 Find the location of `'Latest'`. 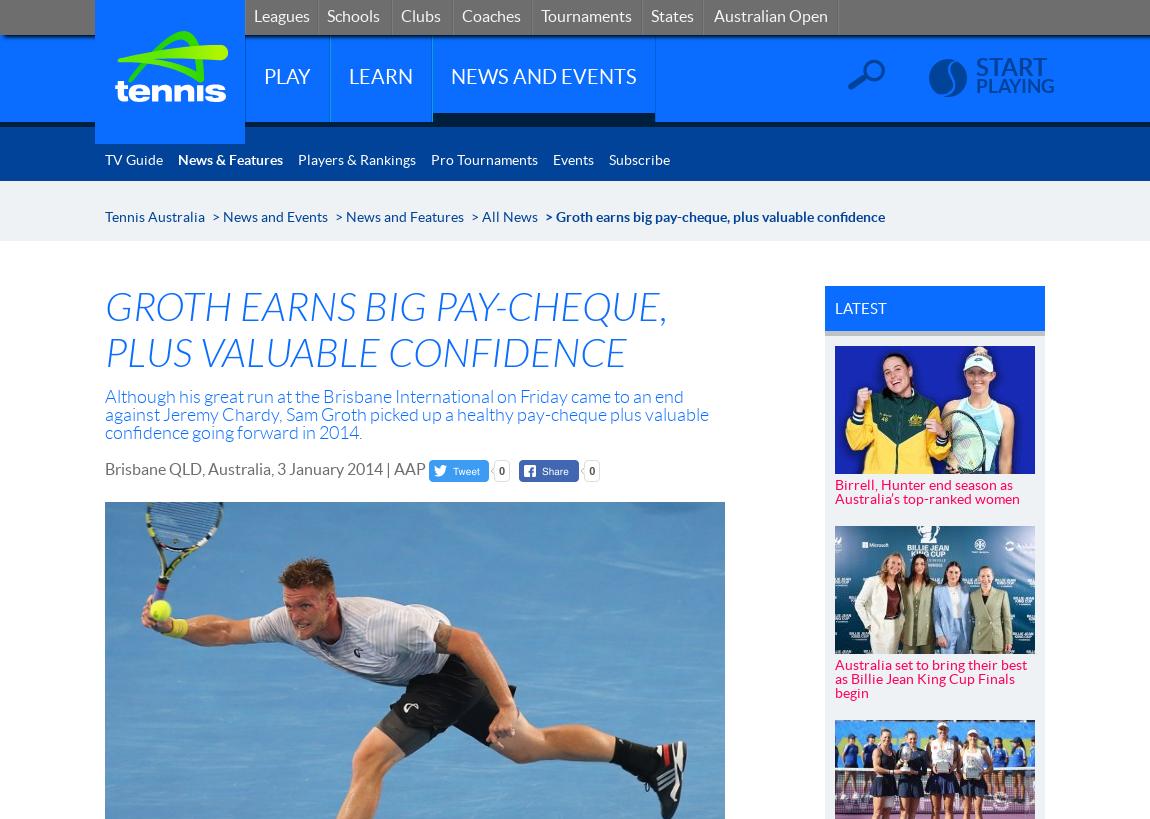

'Latest' is located at coordinates (858, 308).